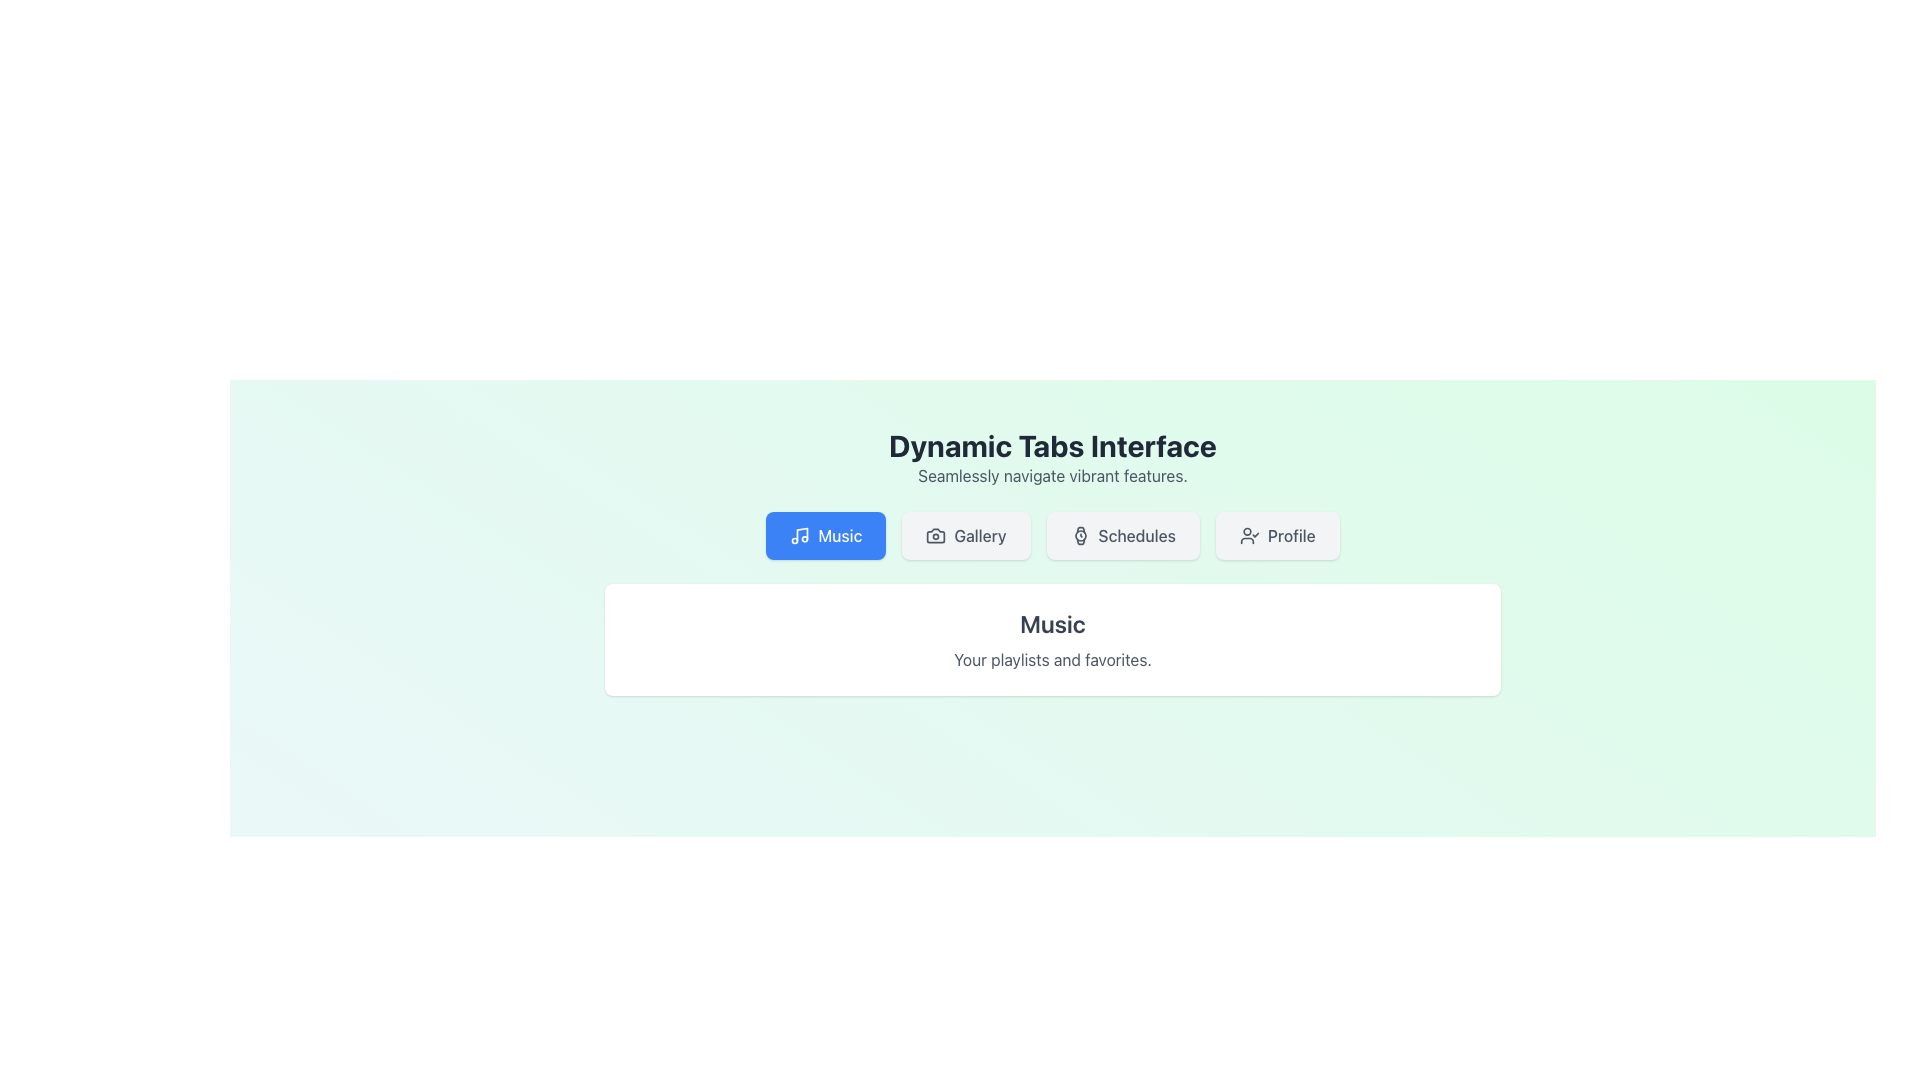 This screenshot has height=1080, width=1920. I want to click on the 'Profile' button icon, which is the fourth button, so click(1248, 535).